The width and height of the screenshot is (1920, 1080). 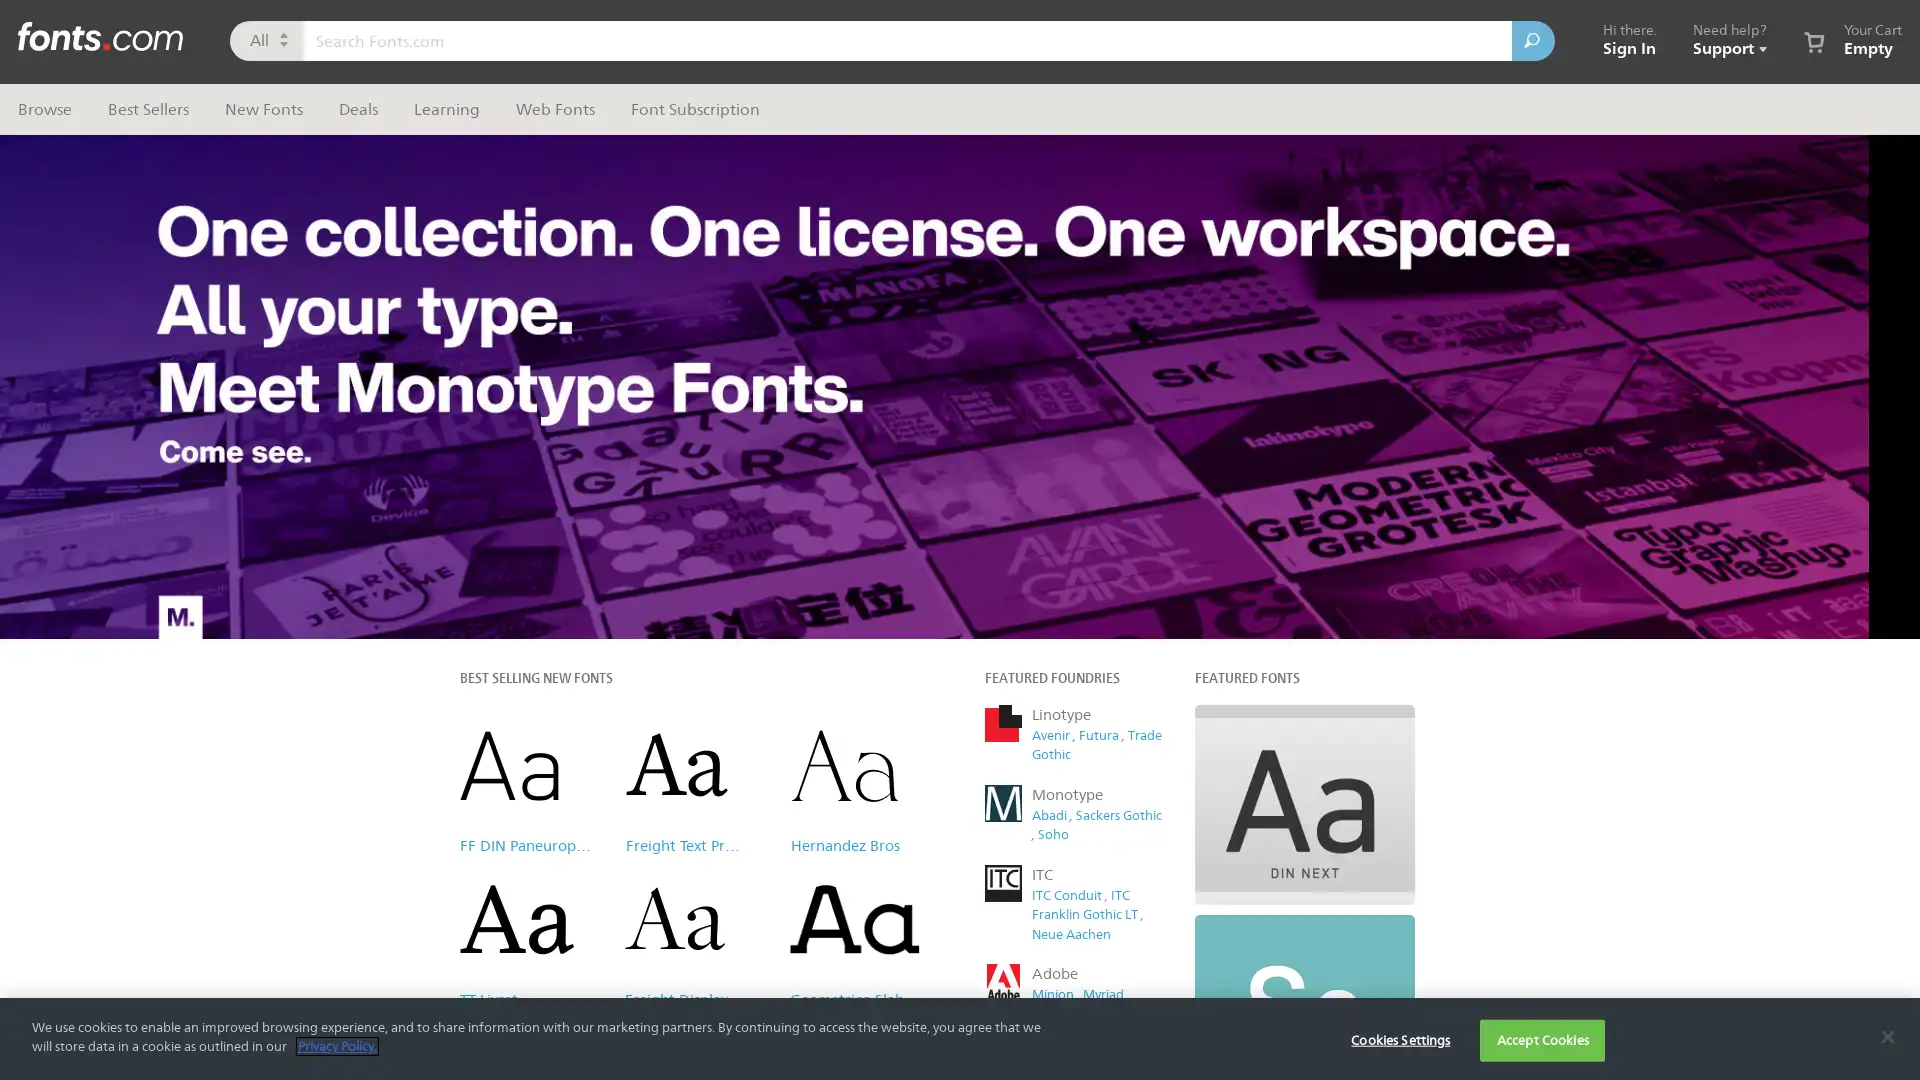 What do you see at coordinates (1159, 515) in the screenshot?
I see `Subscribe` at bounding box center [1159, 515].